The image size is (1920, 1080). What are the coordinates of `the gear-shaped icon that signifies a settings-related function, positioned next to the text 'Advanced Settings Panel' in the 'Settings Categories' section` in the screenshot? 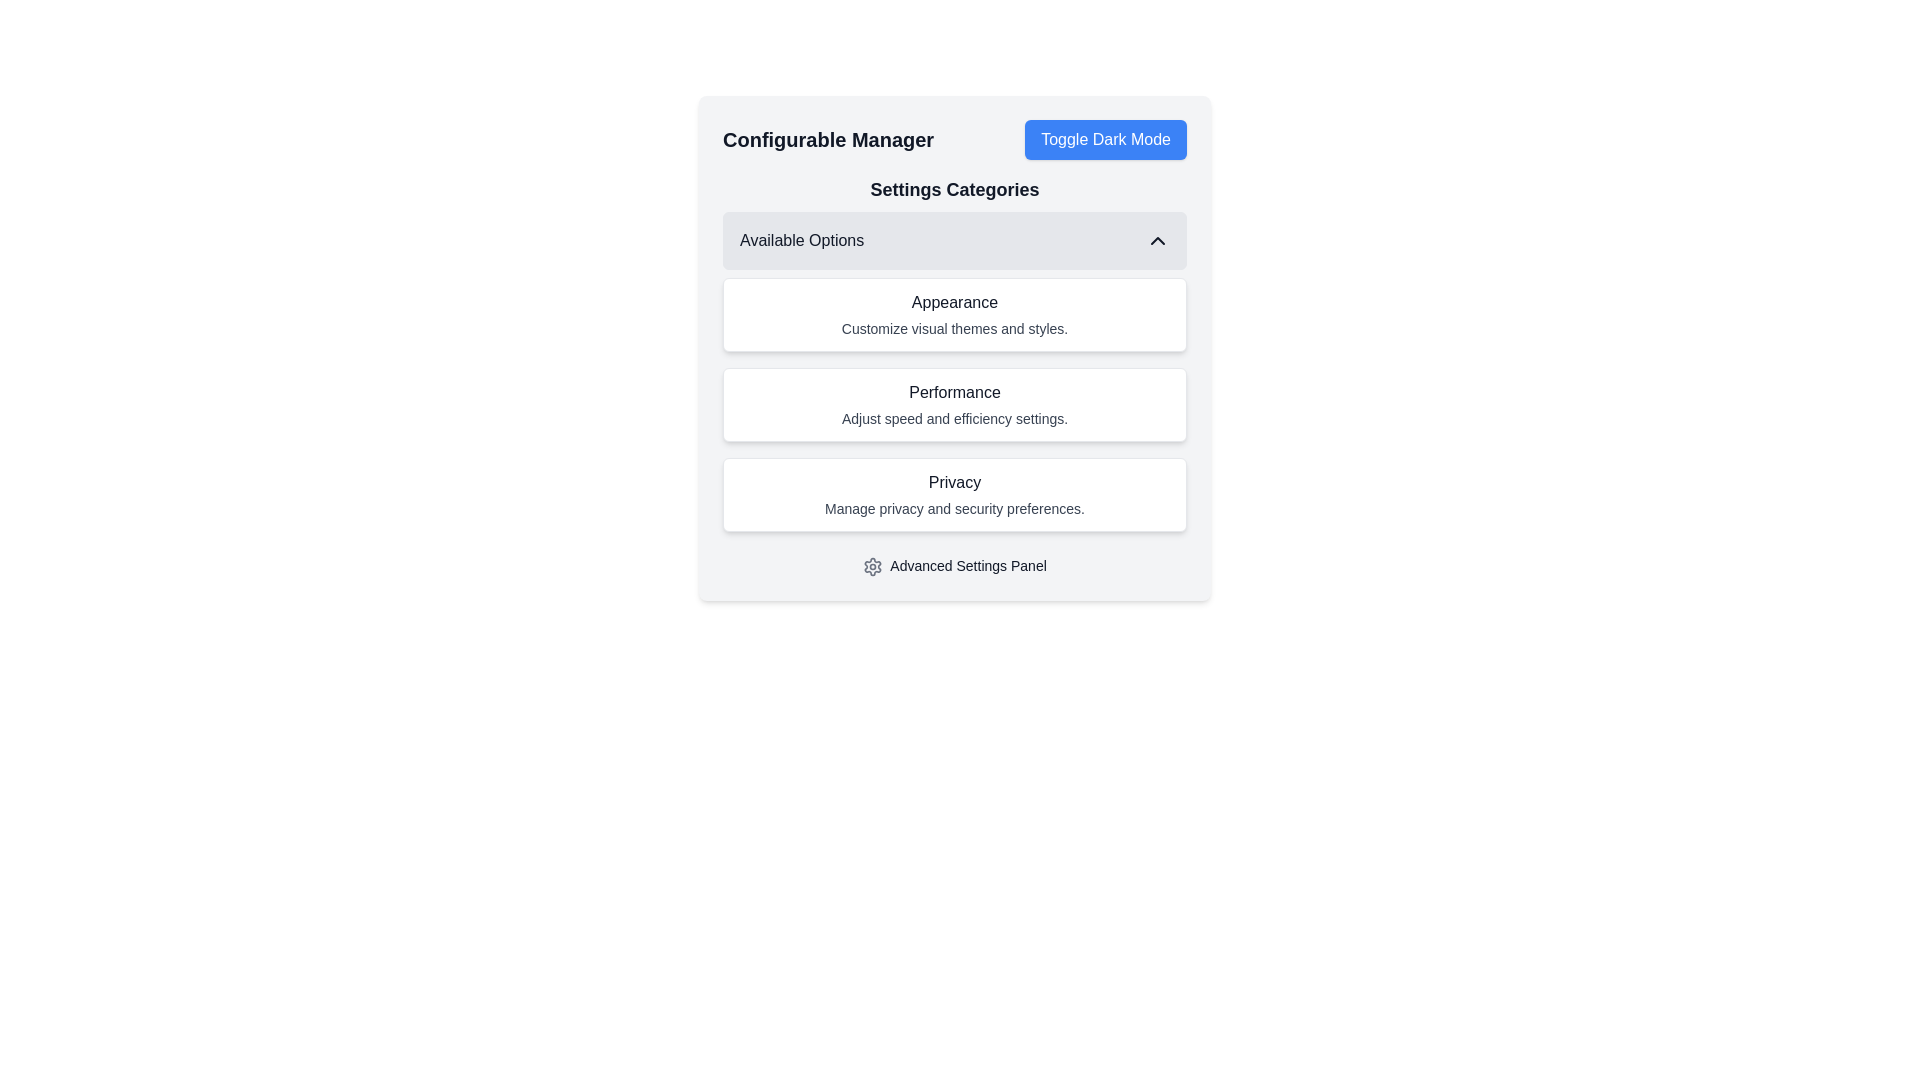 It's located at (873, 567).